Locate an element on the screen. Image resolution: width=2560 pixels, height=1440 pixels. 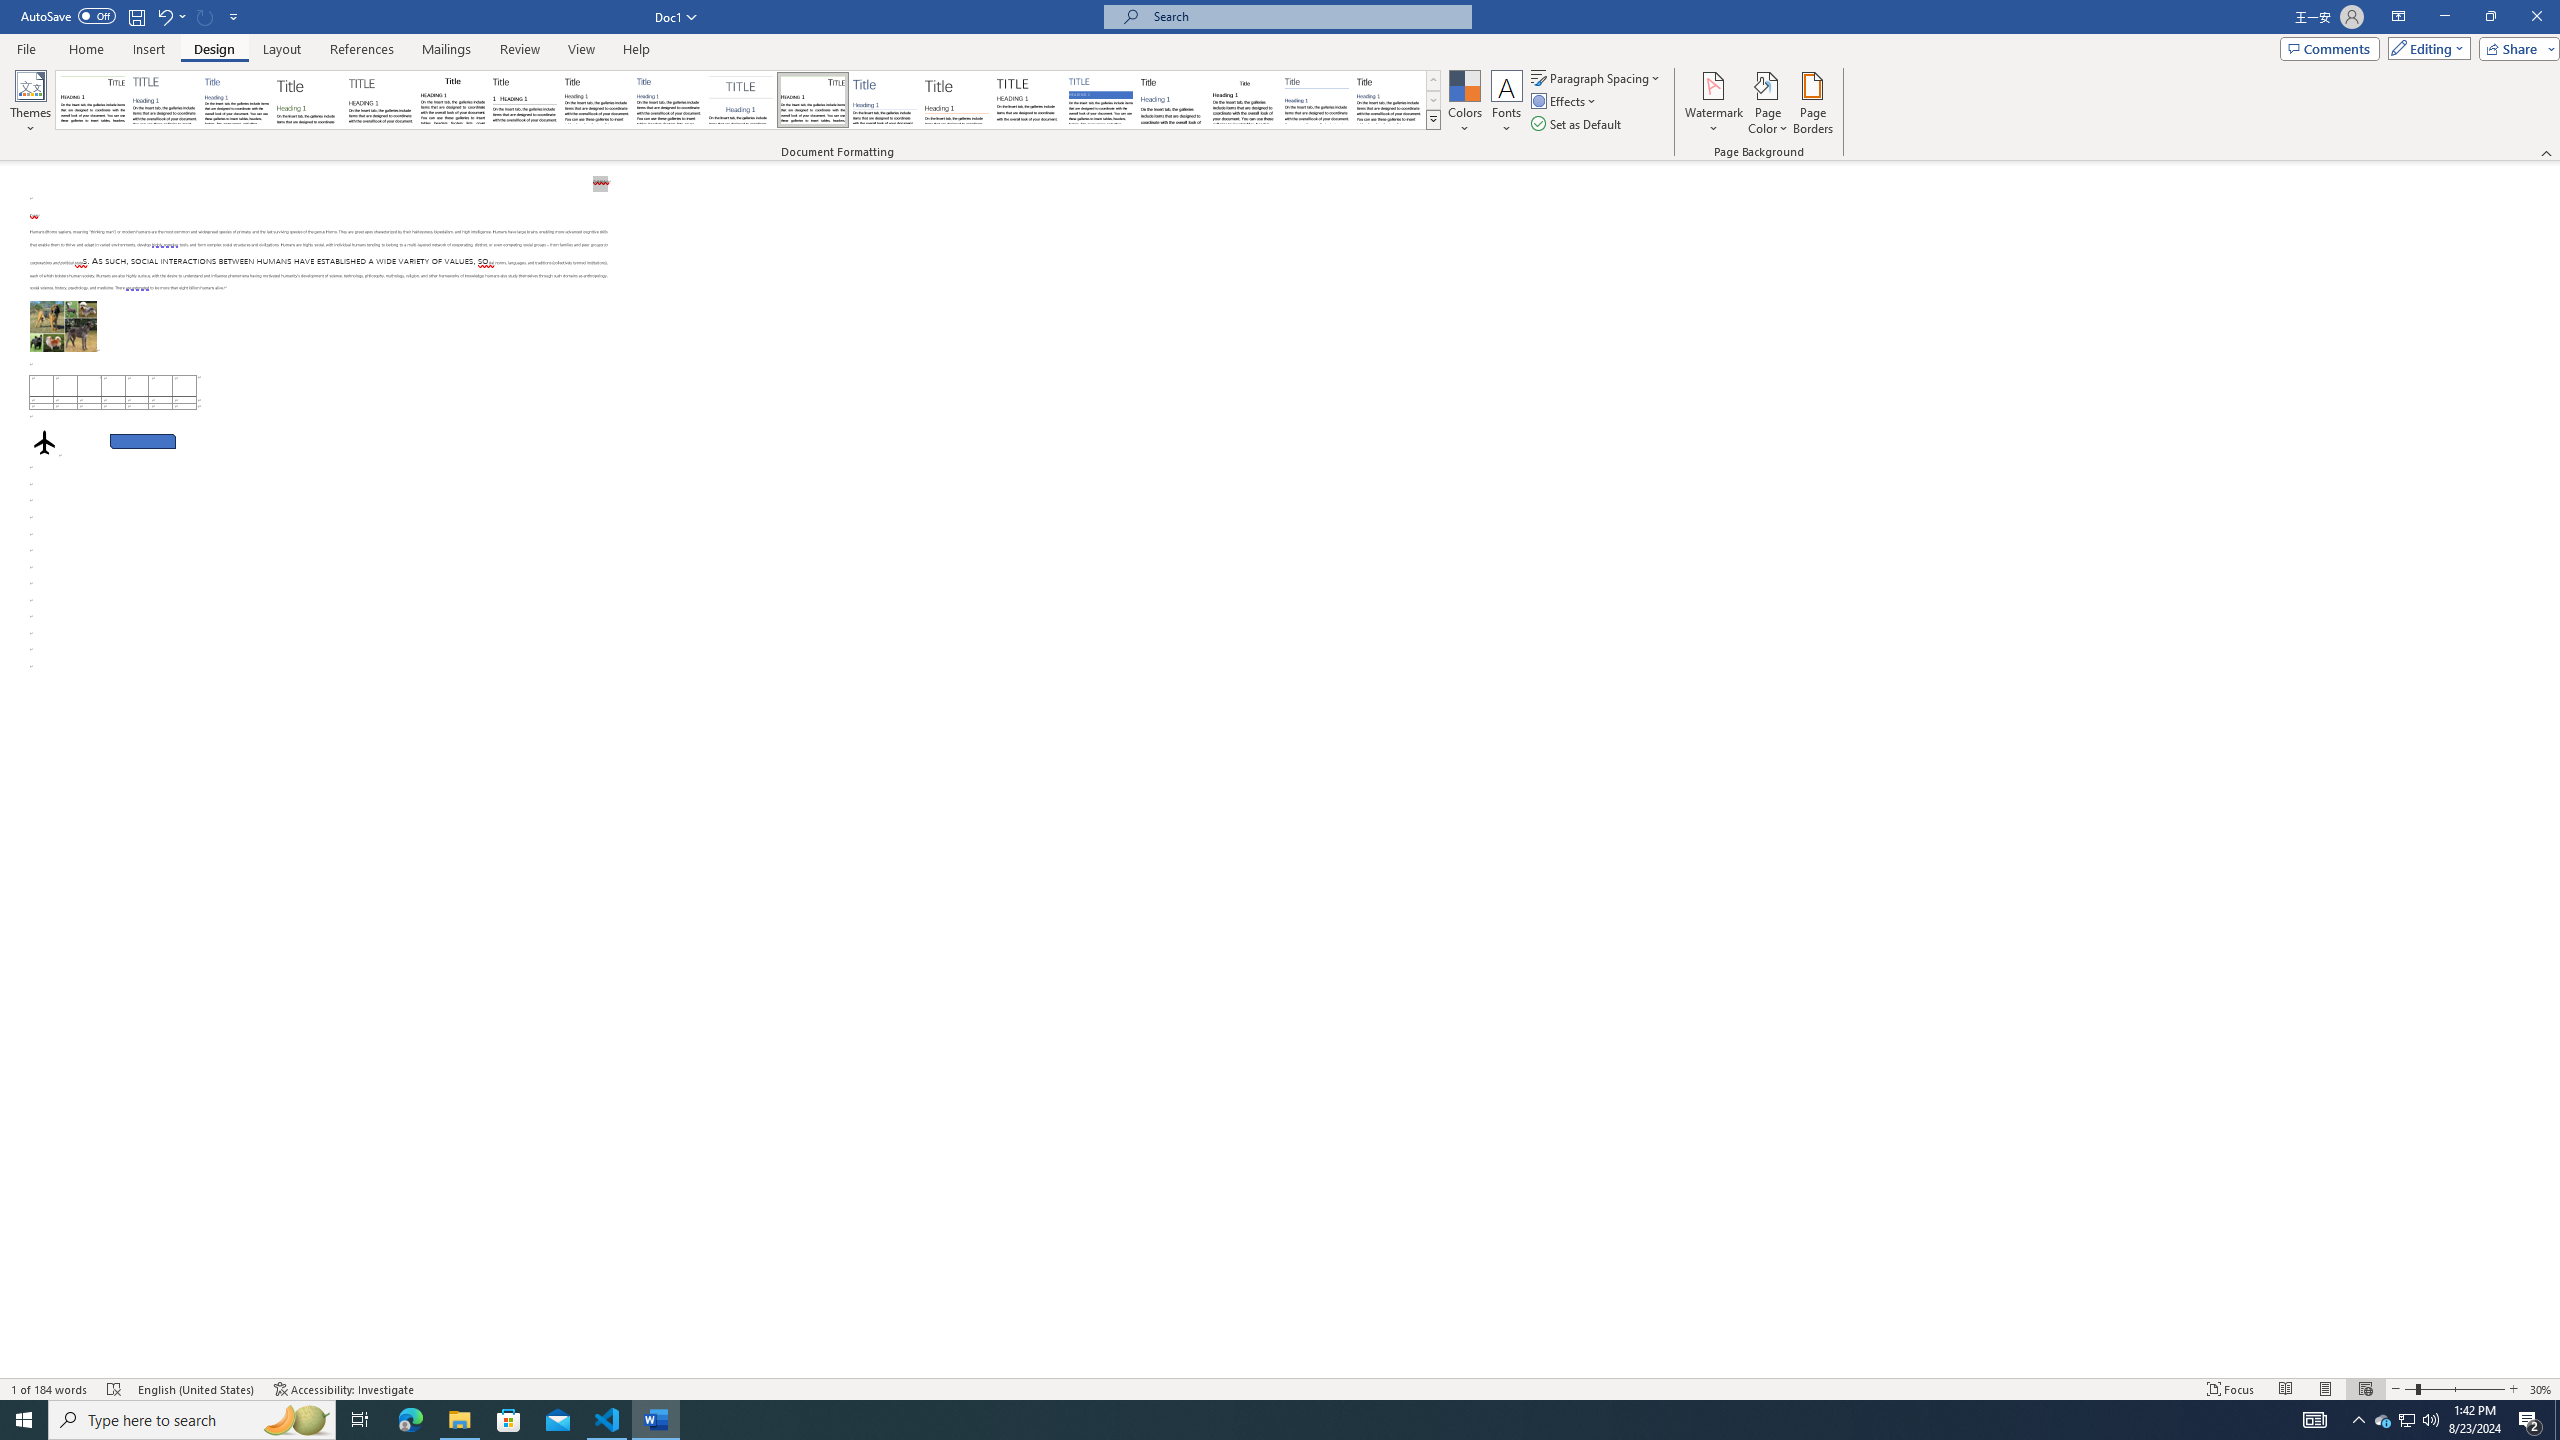
'Style Set' is located at coordinates (1432, 118).